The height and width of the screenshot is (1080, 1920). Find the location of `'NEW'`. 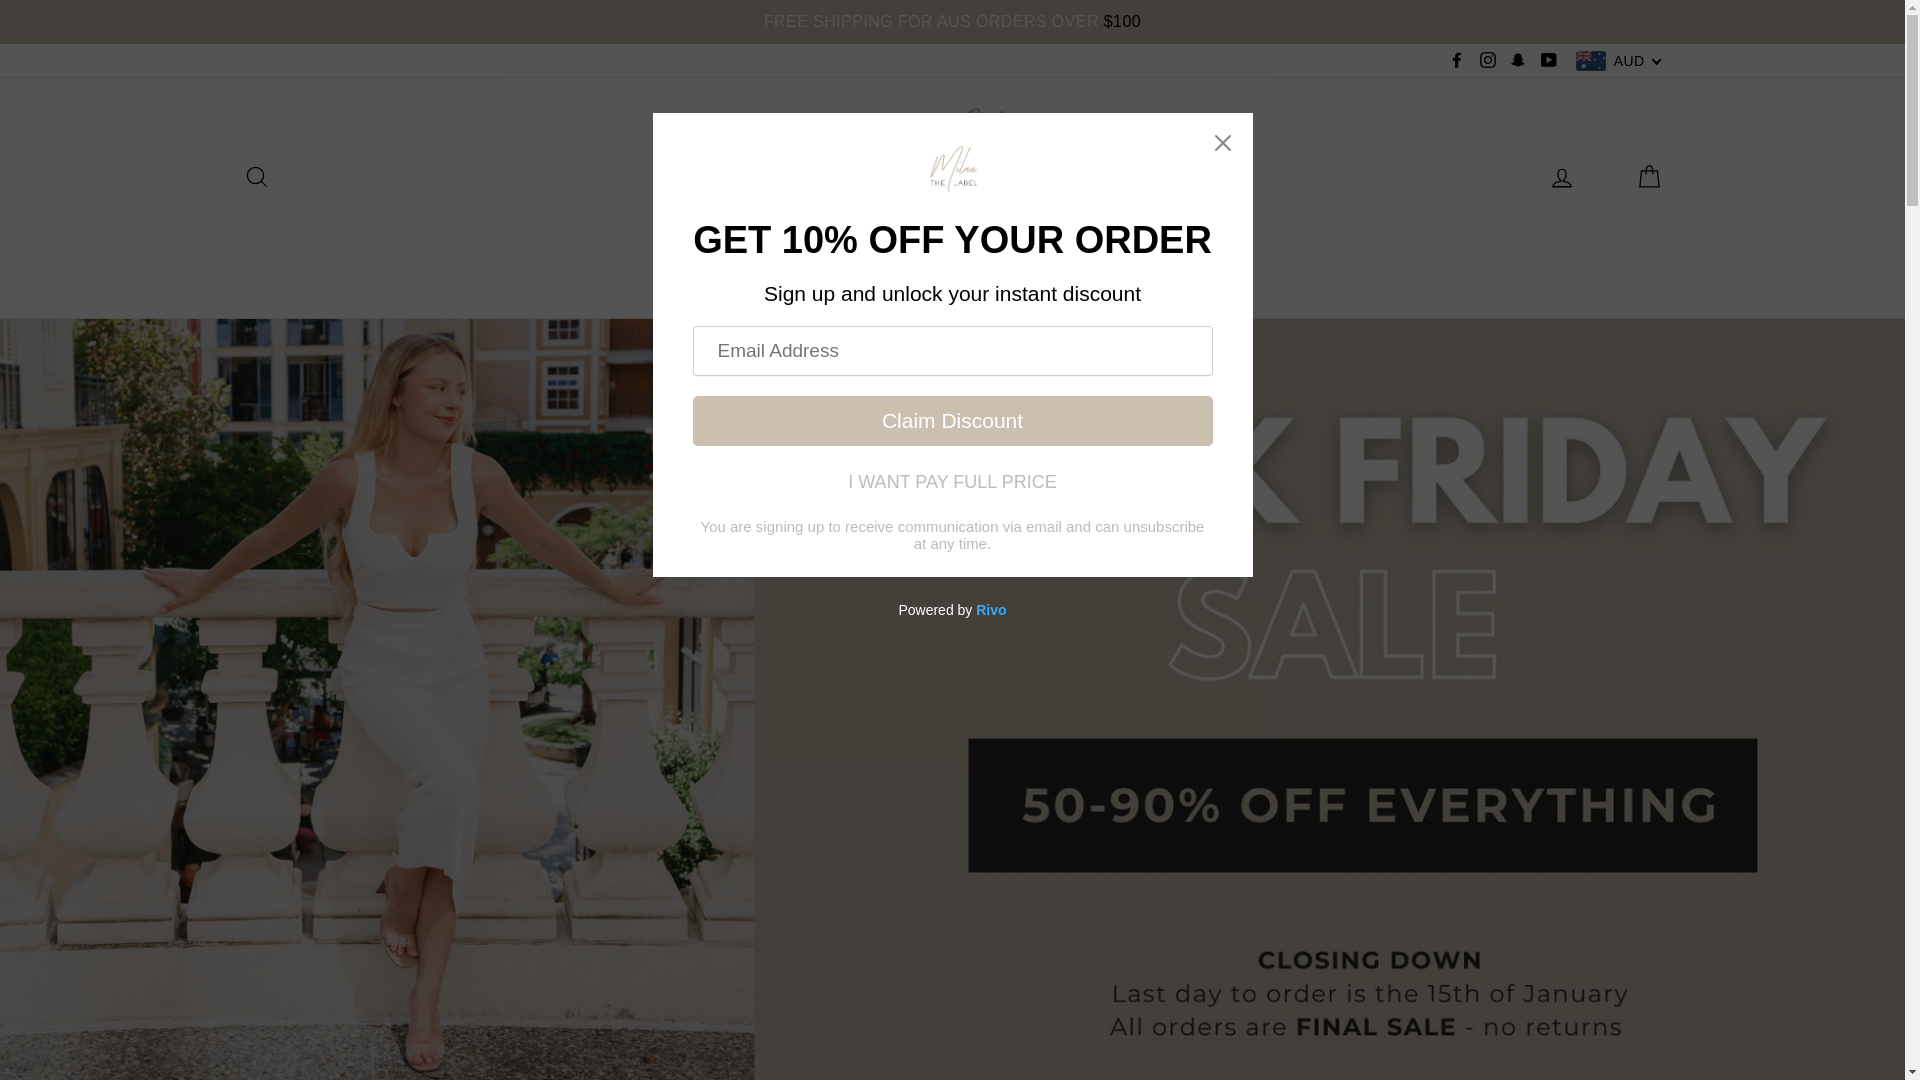

'NEW' is located at coordinates (680, 276).